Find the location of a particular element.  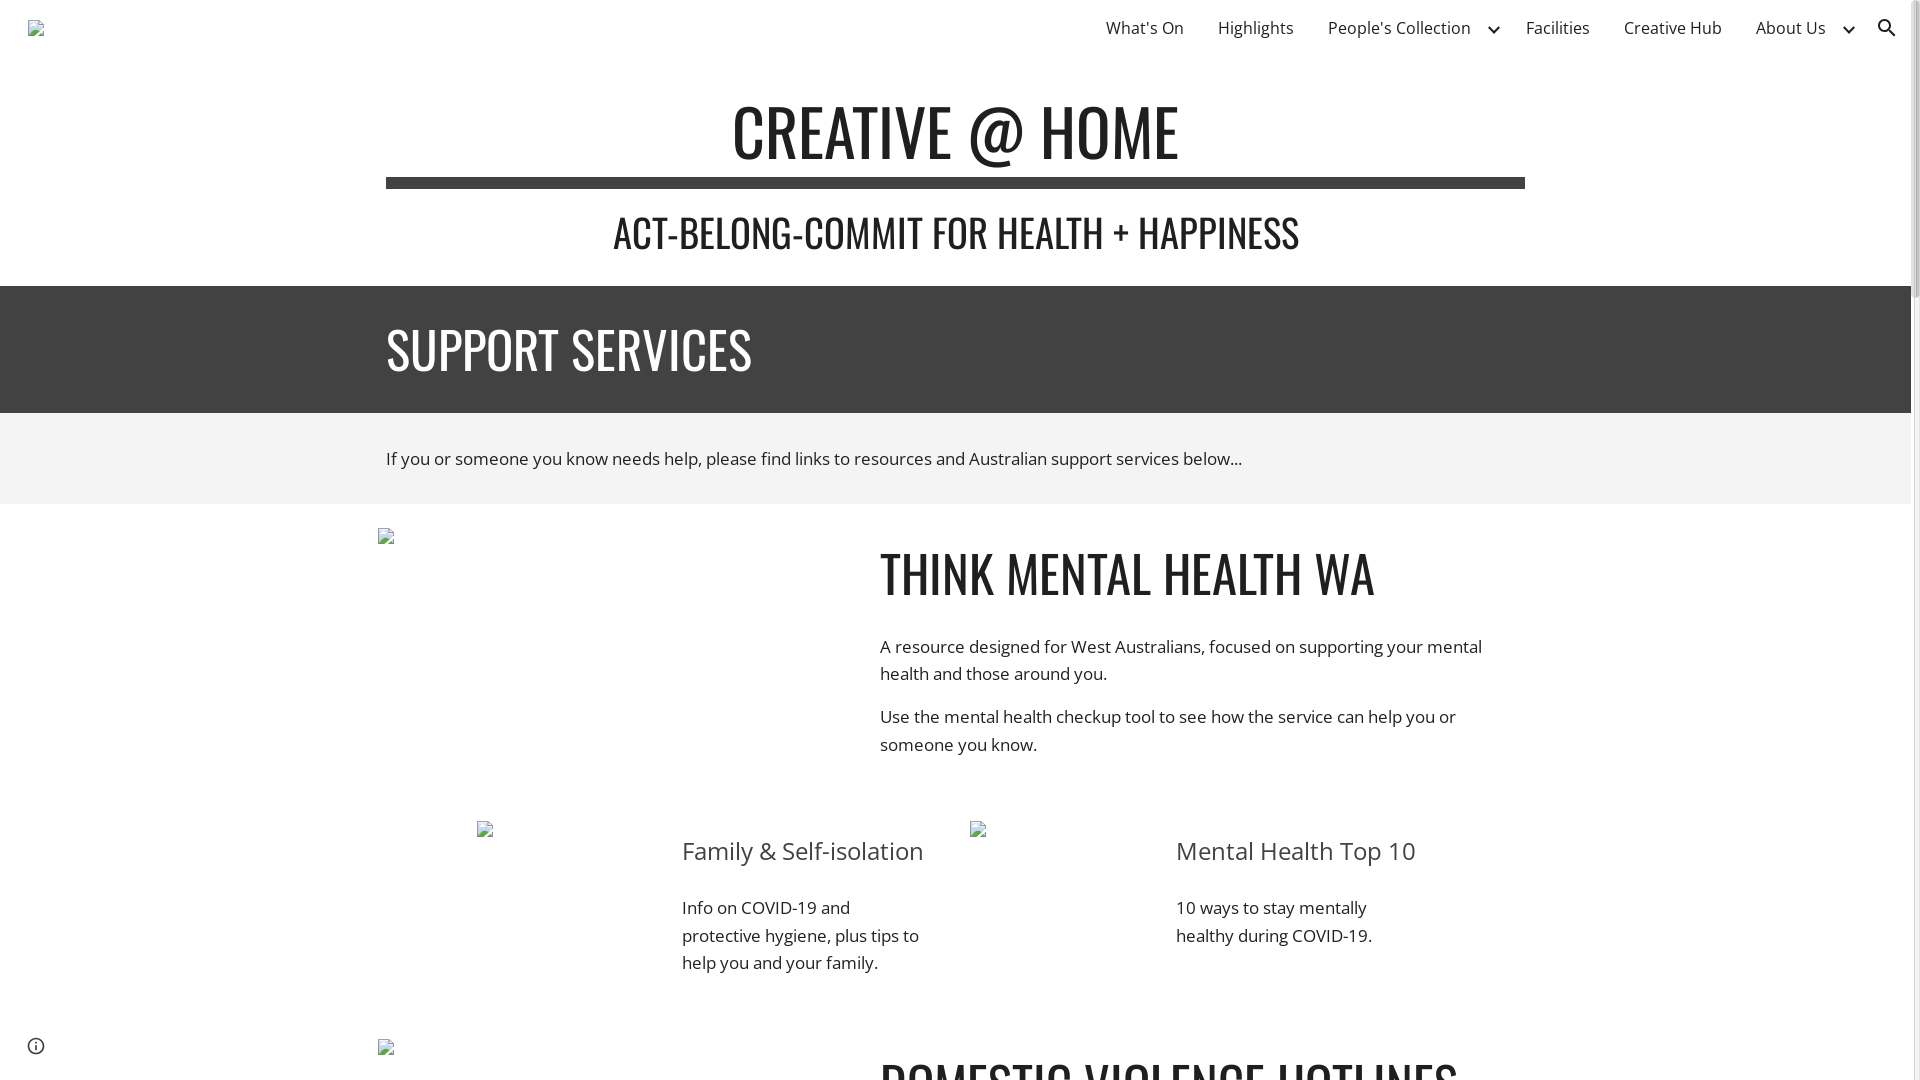

'Expand/Collapse' is located at coordinates (1492, 27).